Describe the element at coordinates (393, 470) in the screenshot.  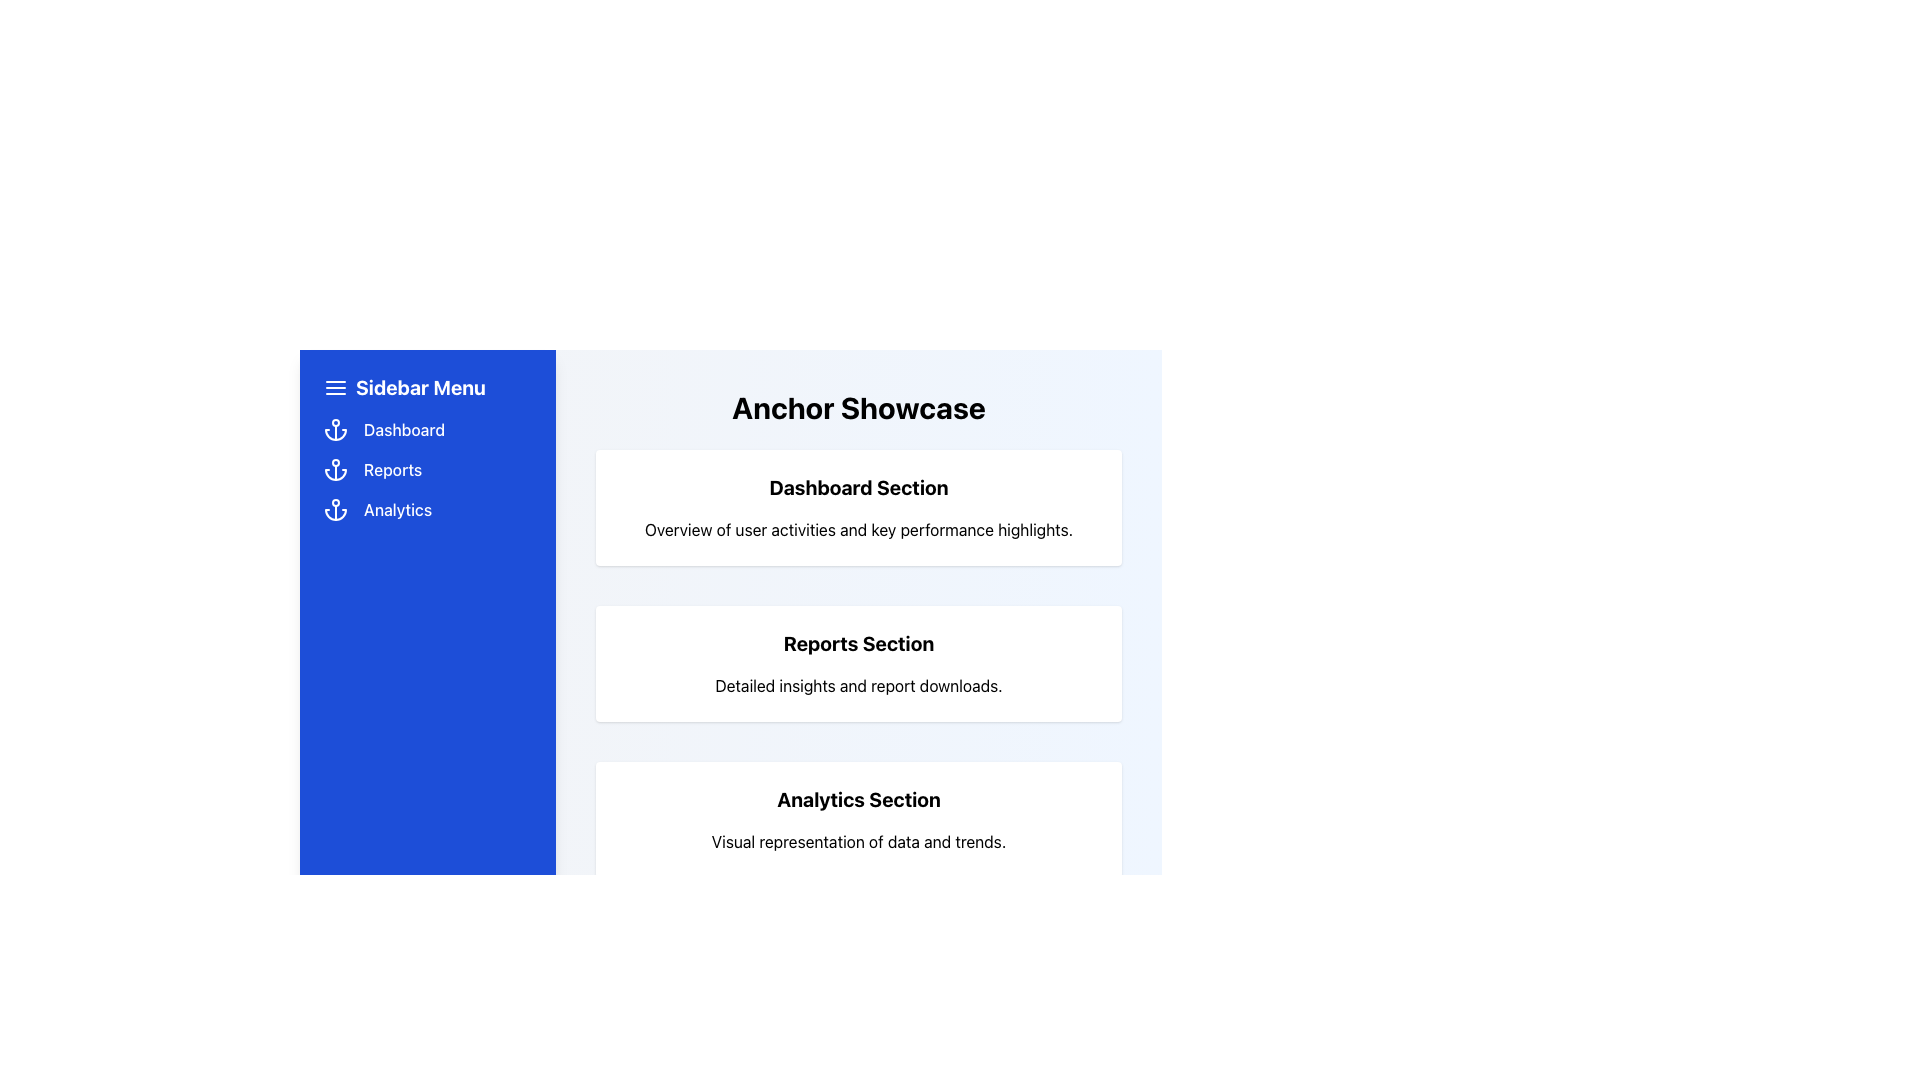
I see `the 'Reports' hyperlink located in the sidebar, which is the second item in the vertical list of links` at that location.